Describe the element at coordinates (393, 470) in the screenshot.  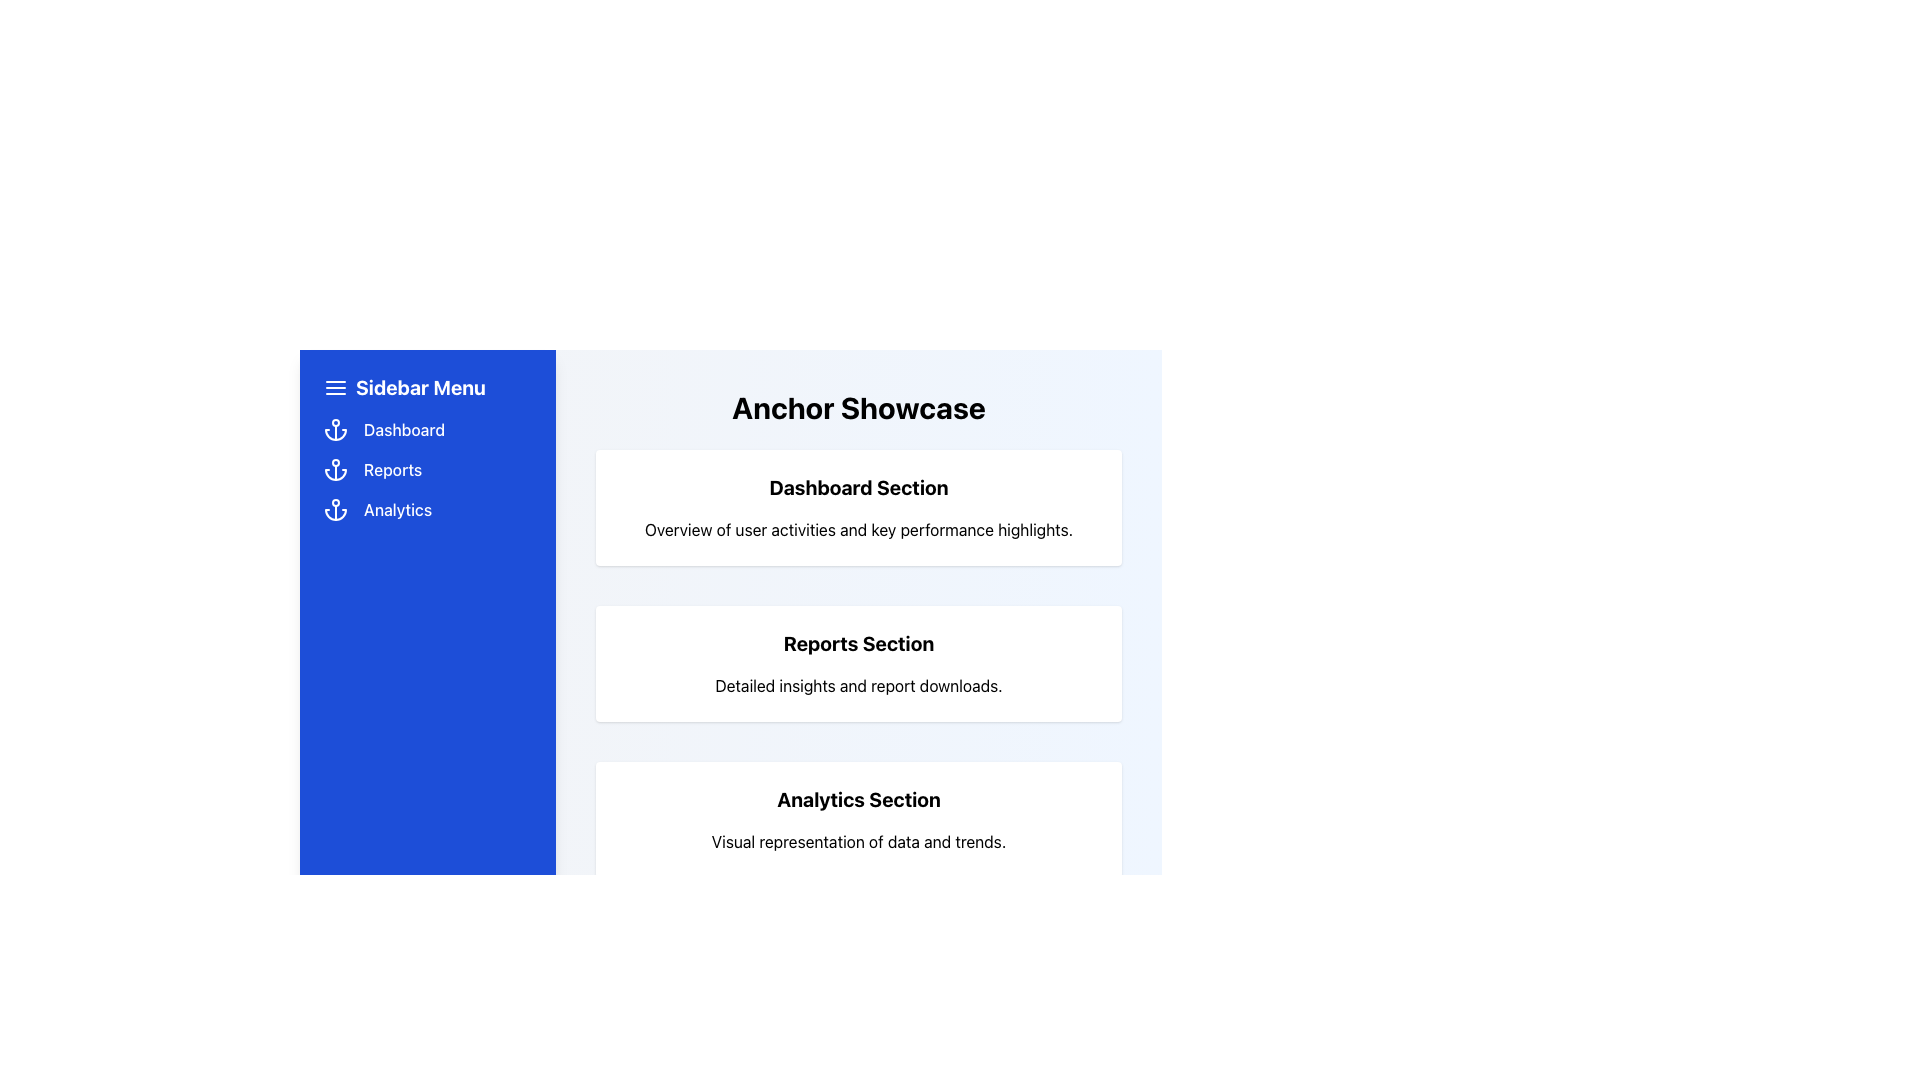
I see `the 'Reports' hyperlink located in the sidebar, which is the second item in the vertical list of links` at that location.